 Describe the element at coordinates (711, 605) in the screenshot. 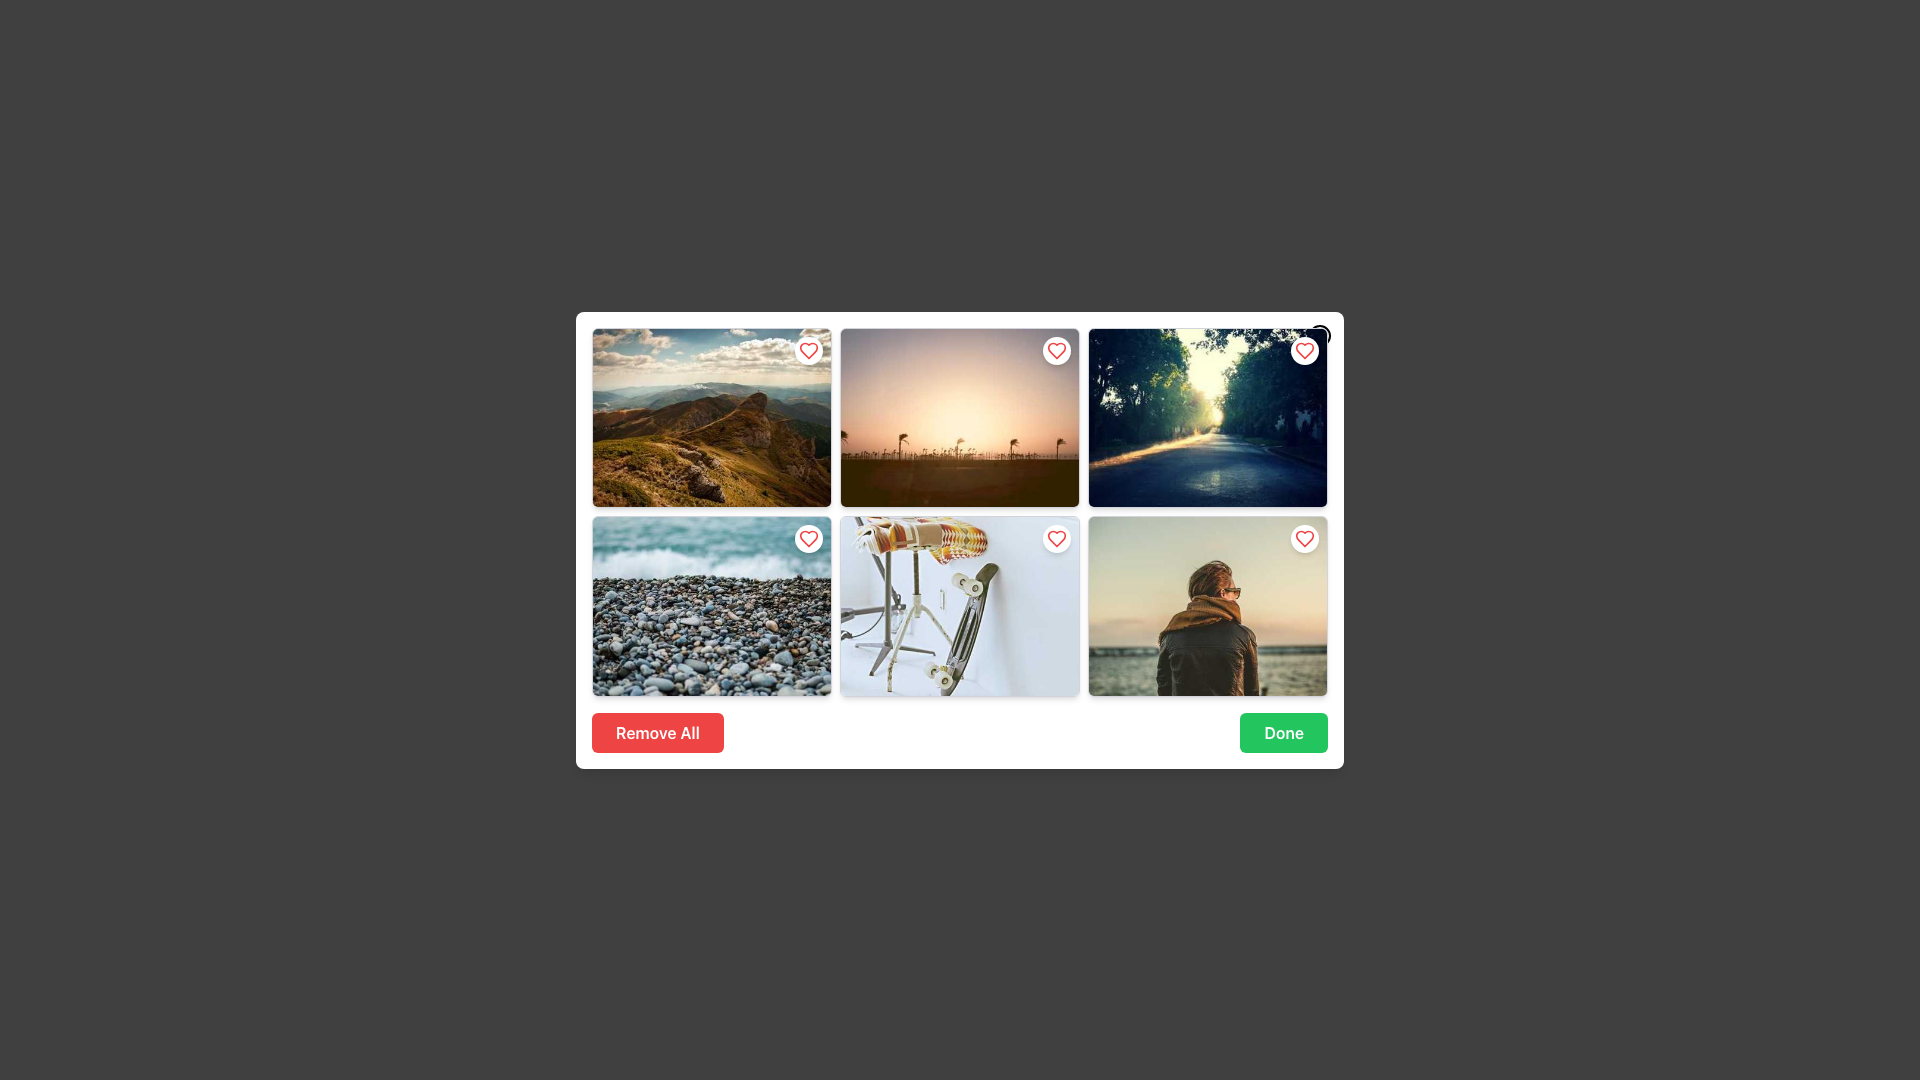

I see `the image displaying a scene with pebbles and the ocean in the background, which is the first element in the second row of a 3x2 grid layout` at that location.